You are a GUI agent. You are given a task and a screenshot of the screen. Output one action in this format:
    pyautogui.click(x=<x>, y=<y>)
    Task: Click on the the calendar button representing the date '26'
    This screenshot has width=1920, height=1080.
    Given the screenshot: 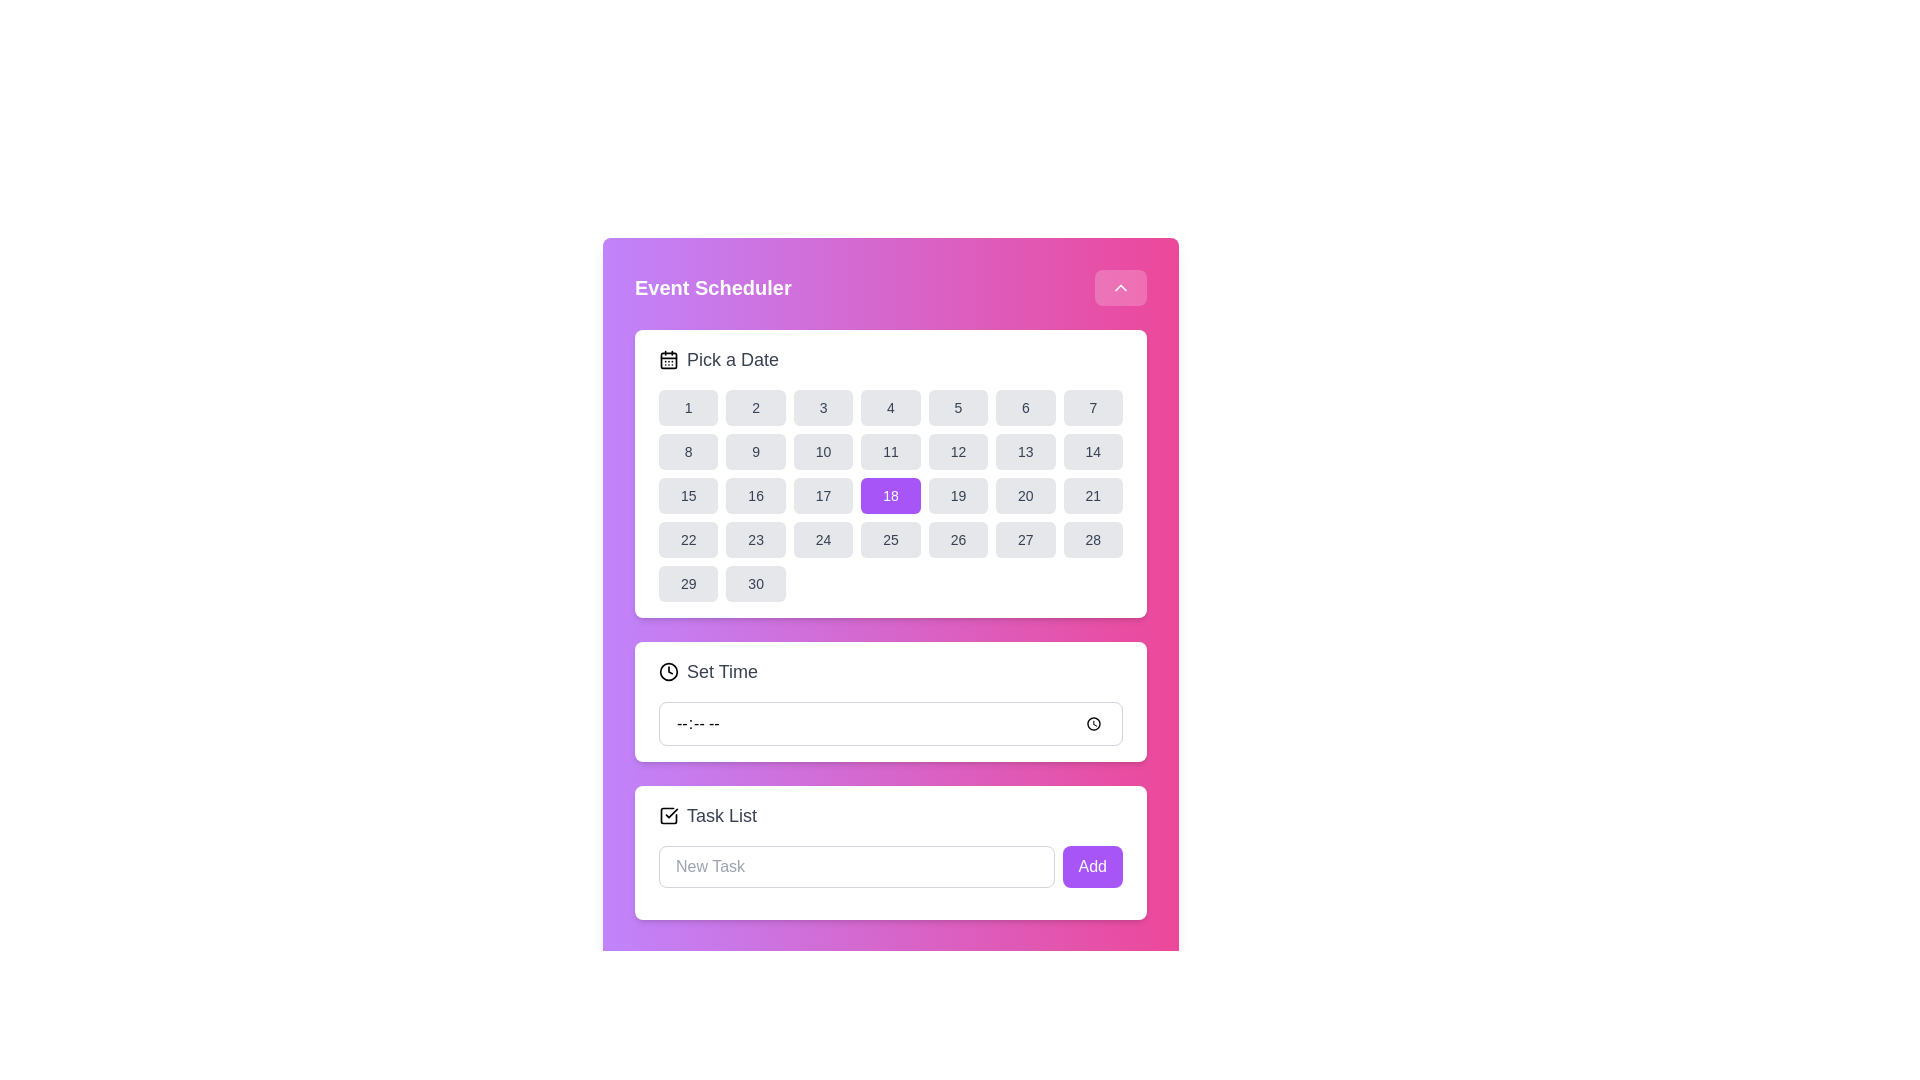 What is the action you would take?
    pyautogui.click(x=957, y=540)
    